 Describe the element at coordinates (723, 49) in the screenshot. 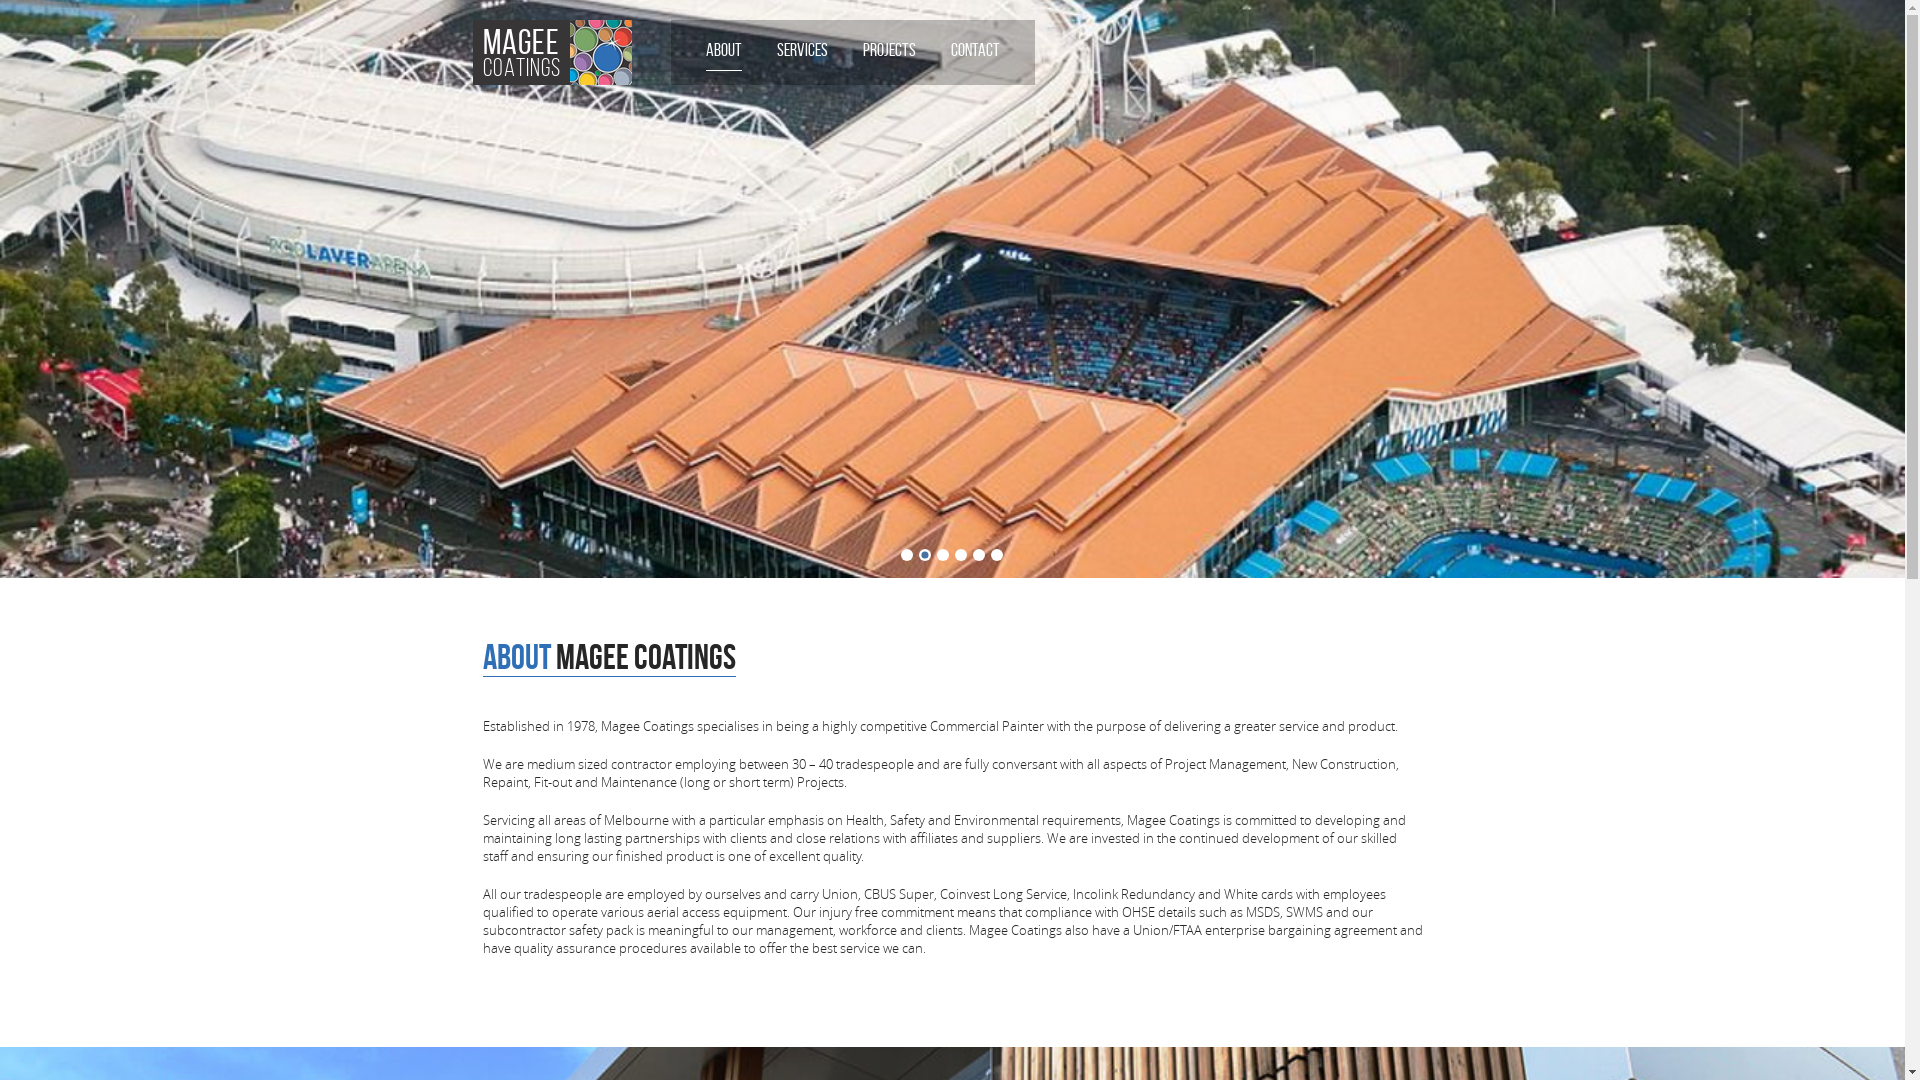

I see `'ABOUT'` at that location.